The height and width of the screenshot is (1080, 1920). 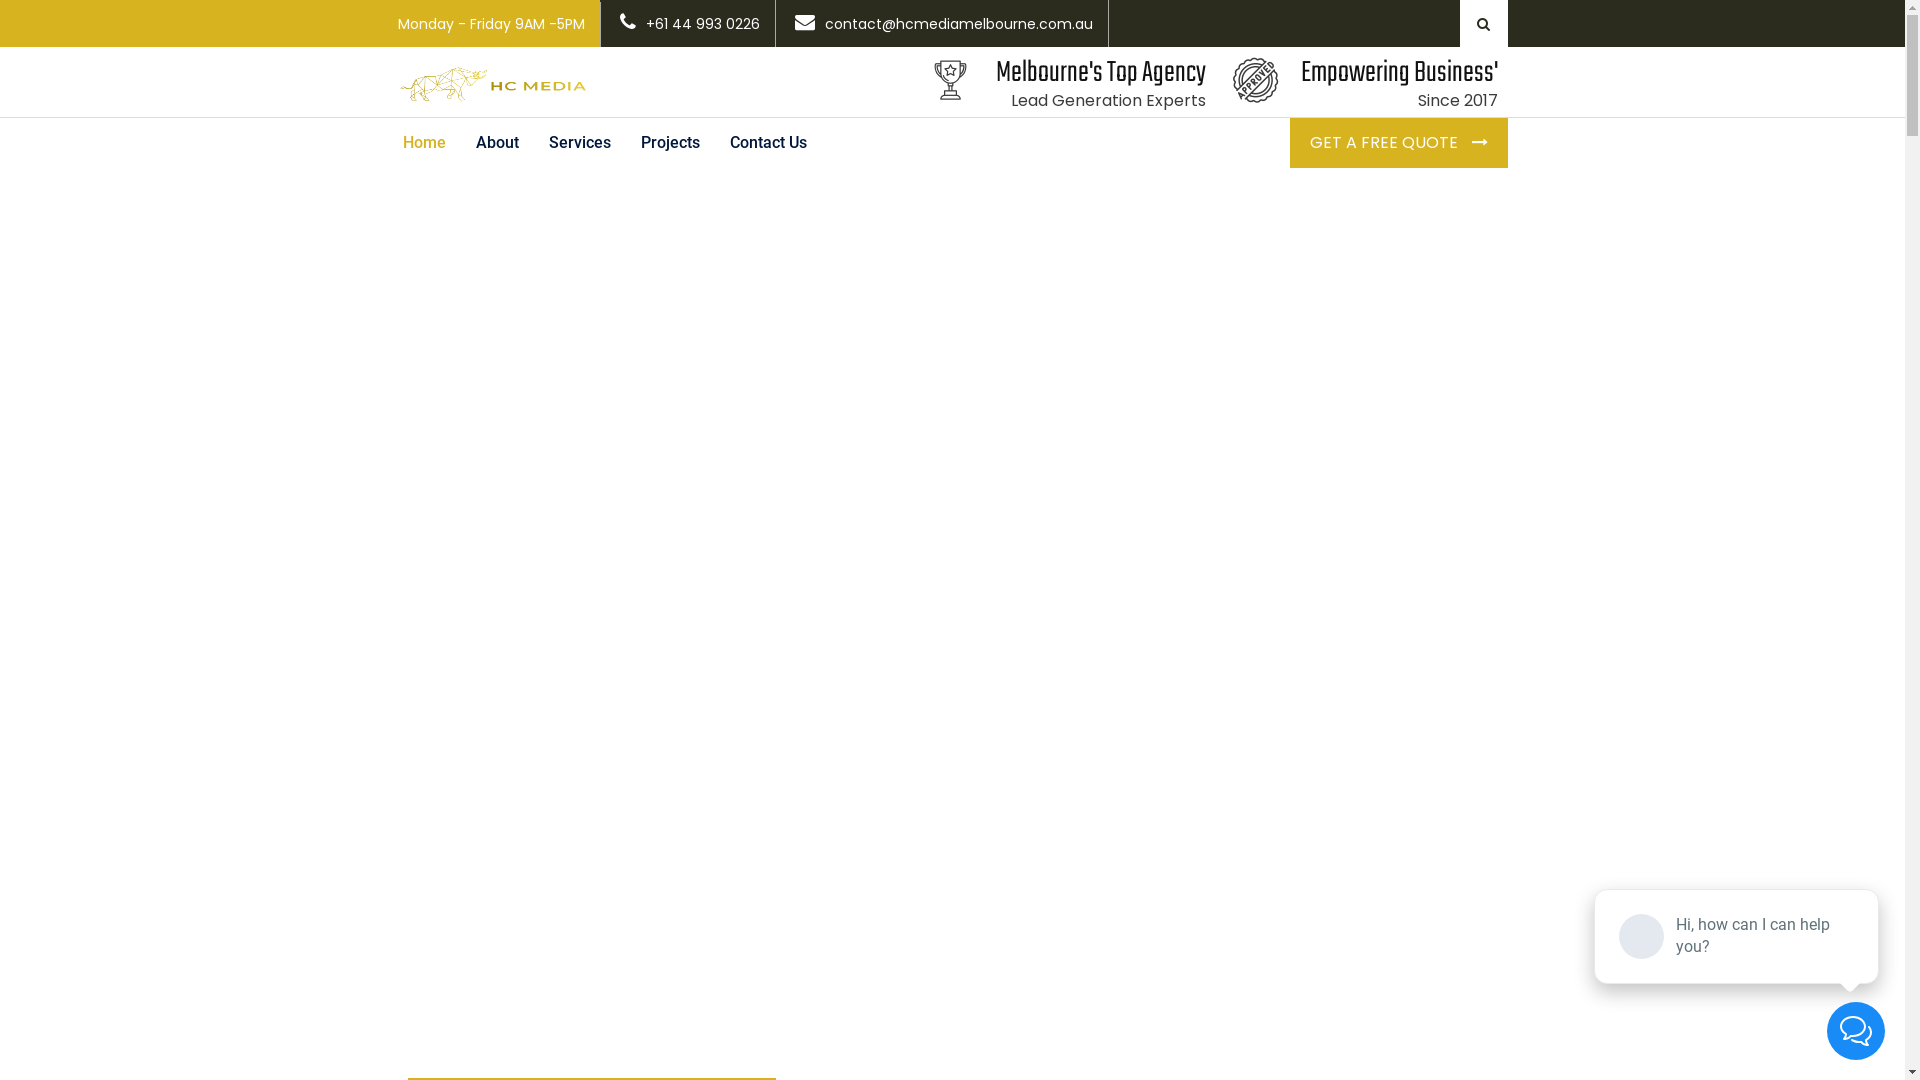 I want to click on 'Home', so click(x=423, y=141).